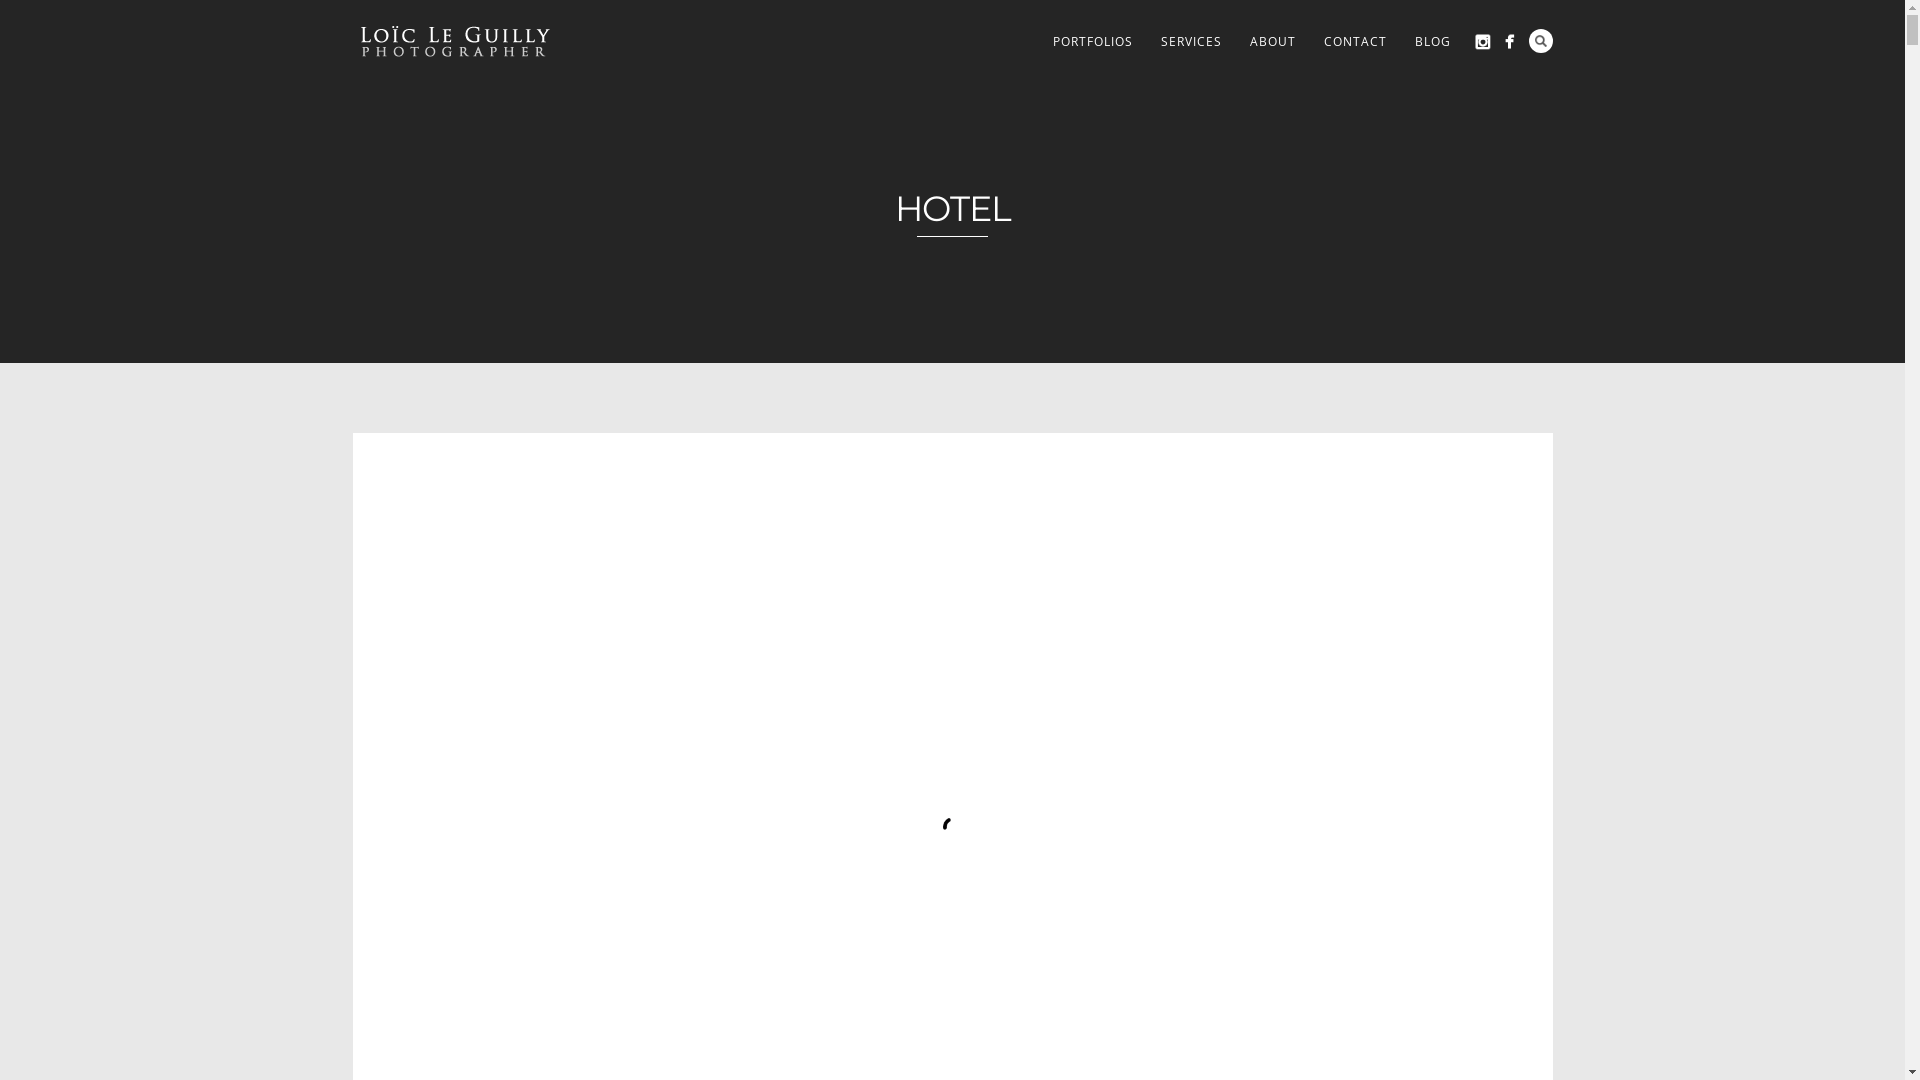  Describe the element at coordinates (1271, 42) in the screenshot. I see `'ABOUT'` at that location.